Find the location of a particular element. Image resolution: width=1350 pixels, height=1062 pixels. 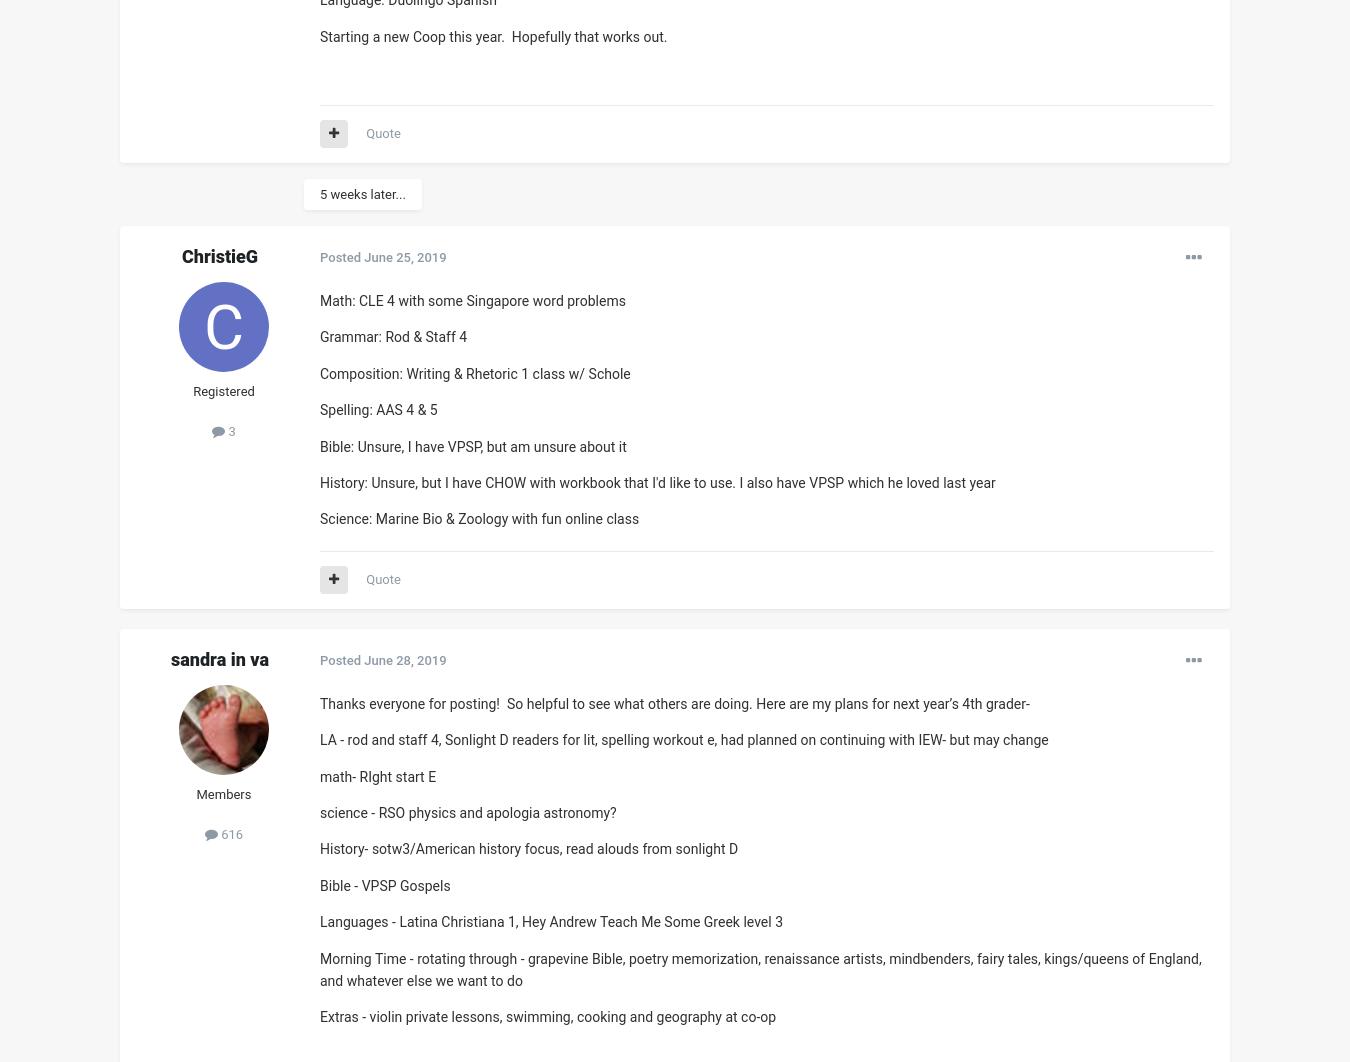

'ChristieG' is located at coordinates (181, 256).